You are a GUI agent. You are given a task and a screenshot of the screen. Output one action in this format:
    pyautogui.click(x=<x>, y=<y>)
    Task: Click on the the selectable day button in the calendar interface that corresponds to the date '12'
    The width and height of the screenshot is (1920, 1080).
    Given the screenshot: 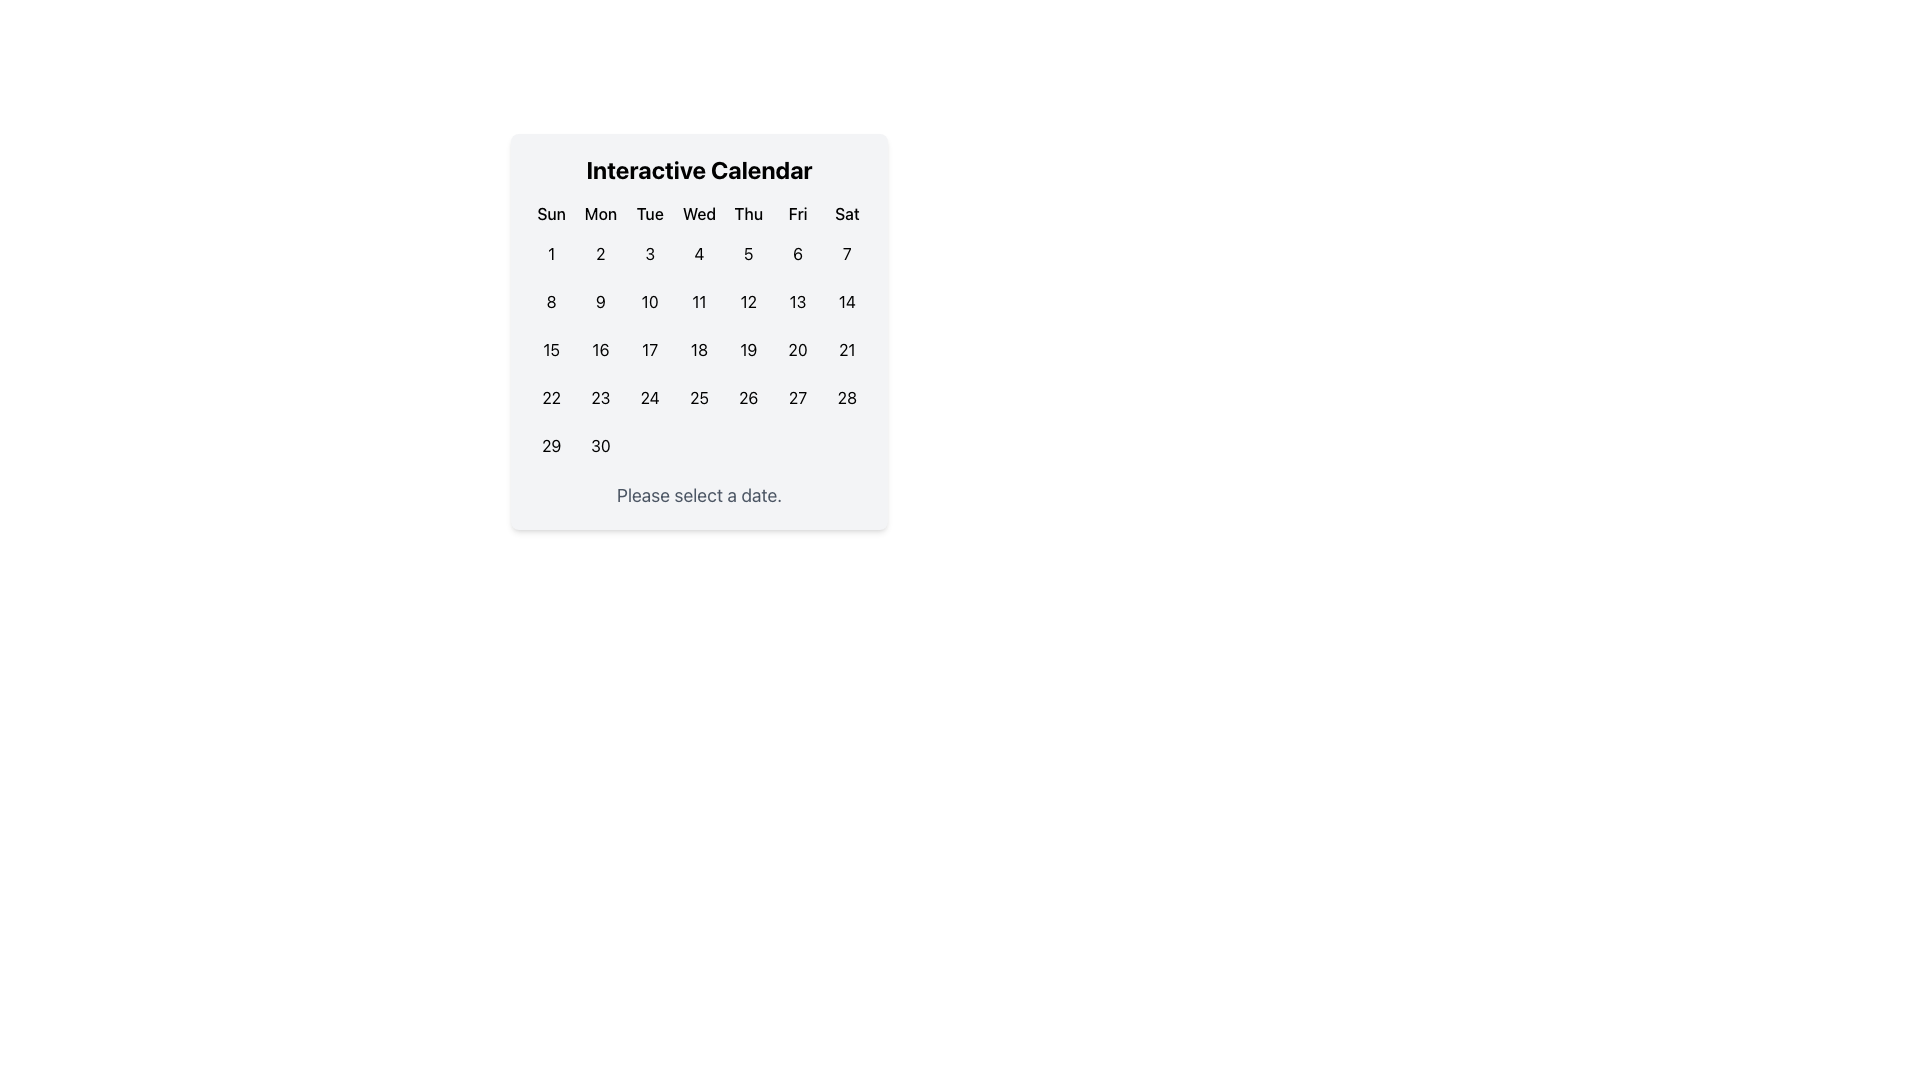 What is the action you would take?
    pyautogui.click(x=747, y=301)
    